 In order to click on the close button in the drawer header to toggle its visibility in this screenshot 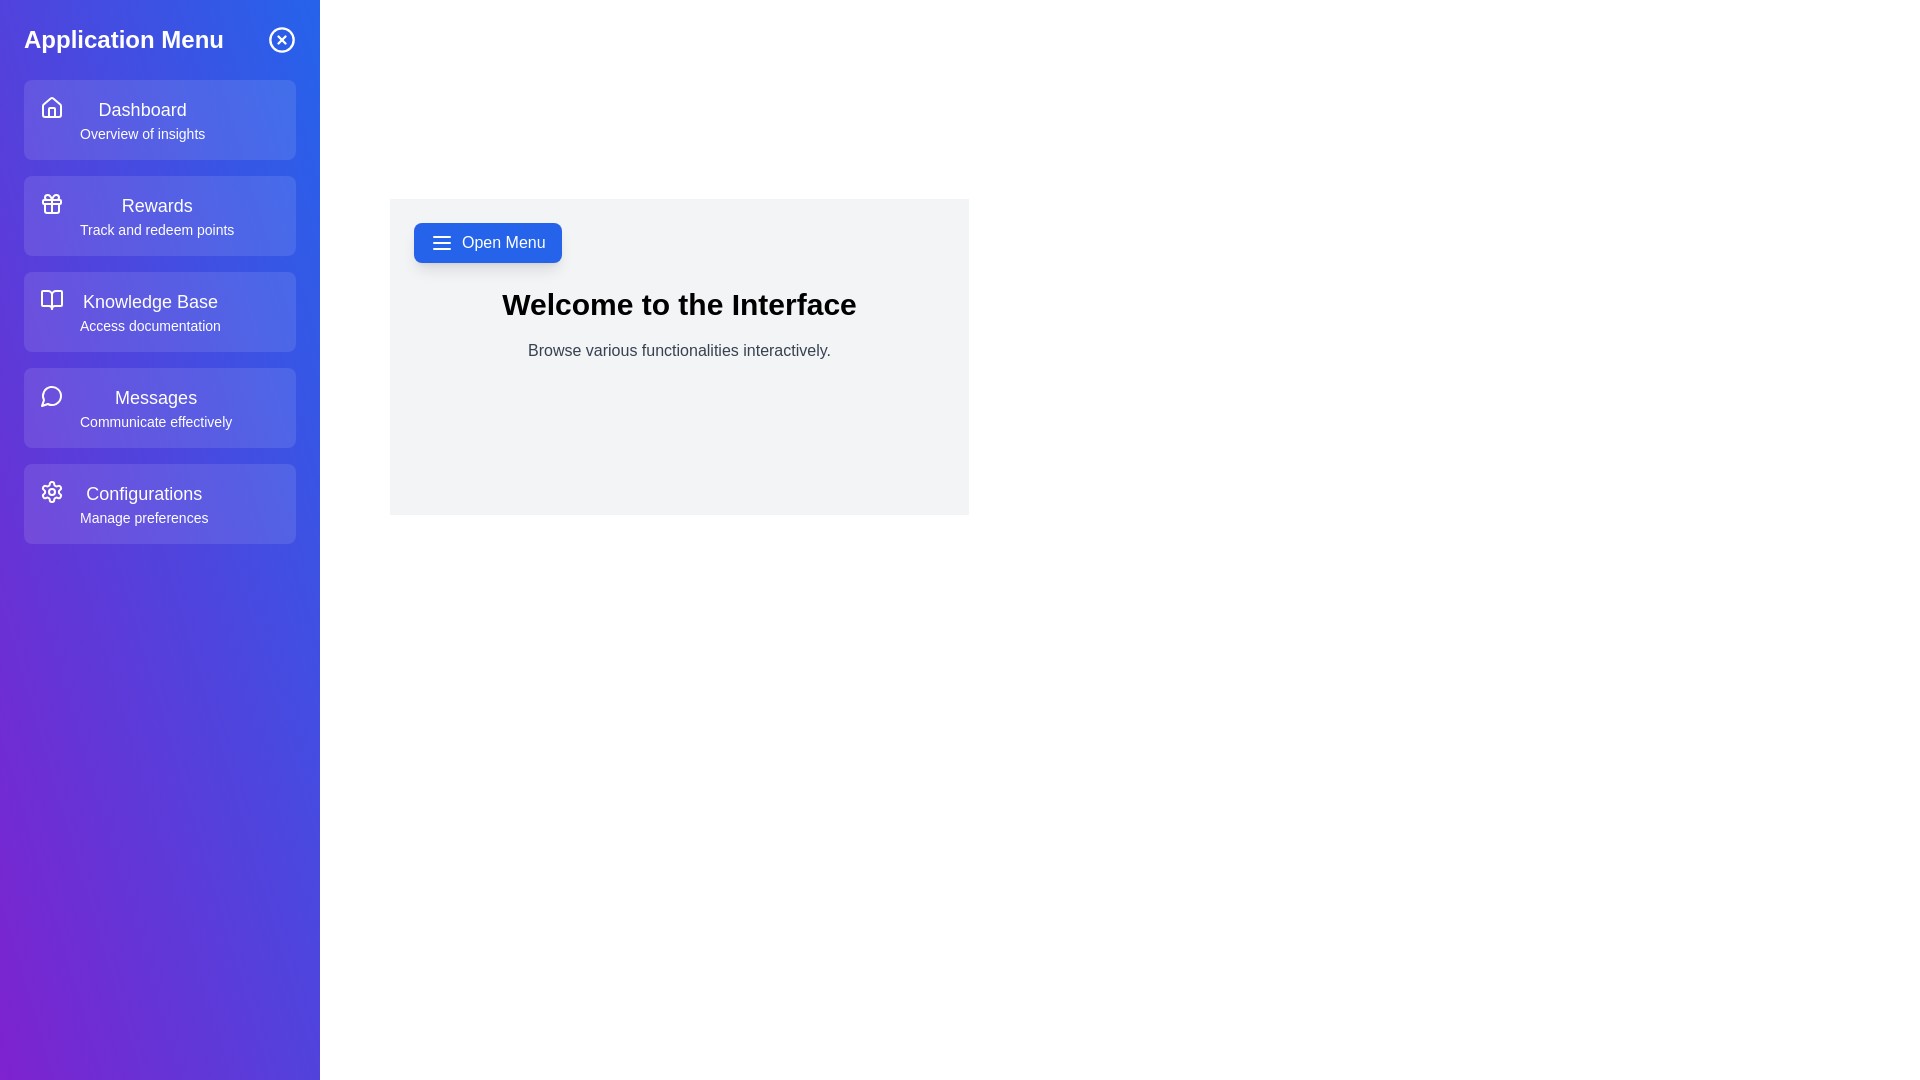, I will do `click(281, 39)`.